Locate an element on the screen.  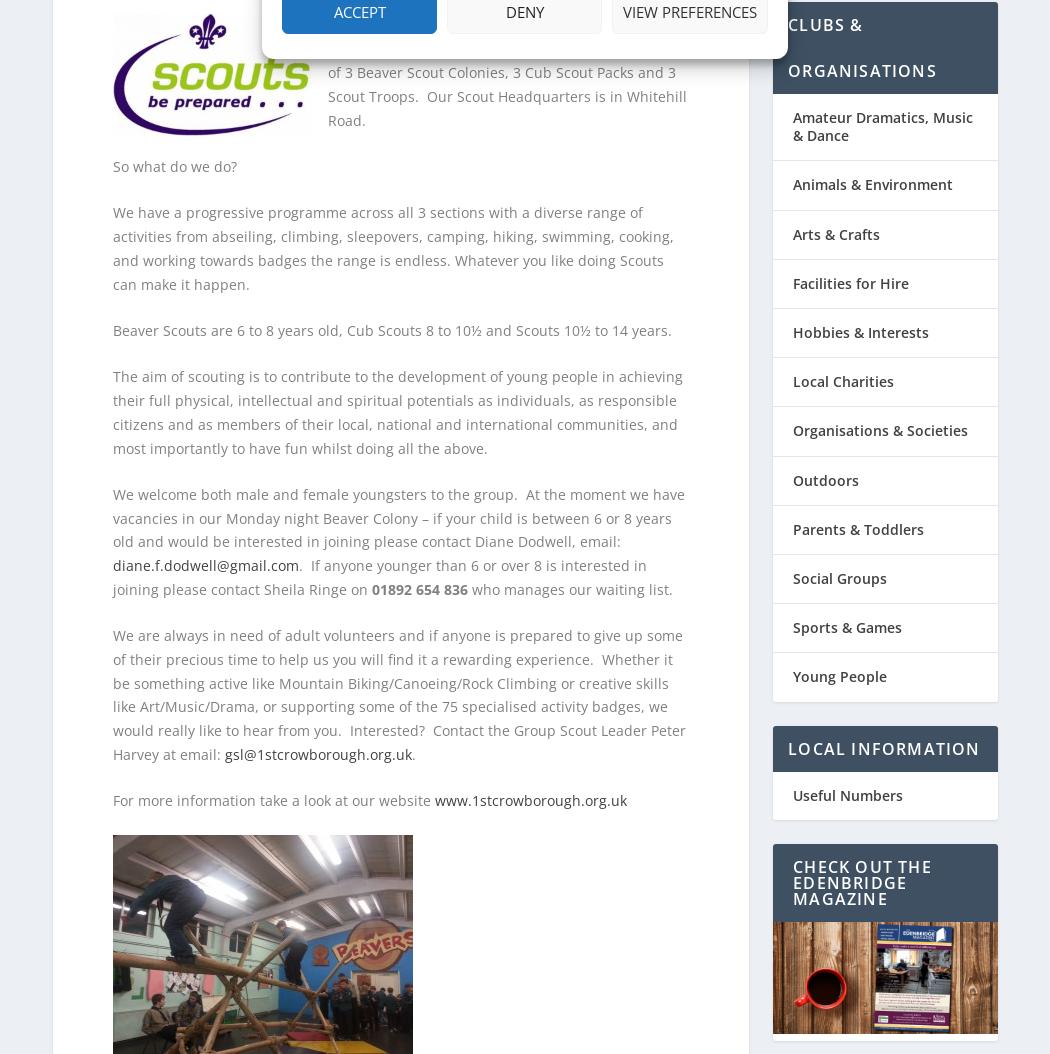
'It consists of 3 Beaver Scout Colonies, 3 Cub Scout Packs and 3 Scout Troops.' is located at coordinates (326, 61).